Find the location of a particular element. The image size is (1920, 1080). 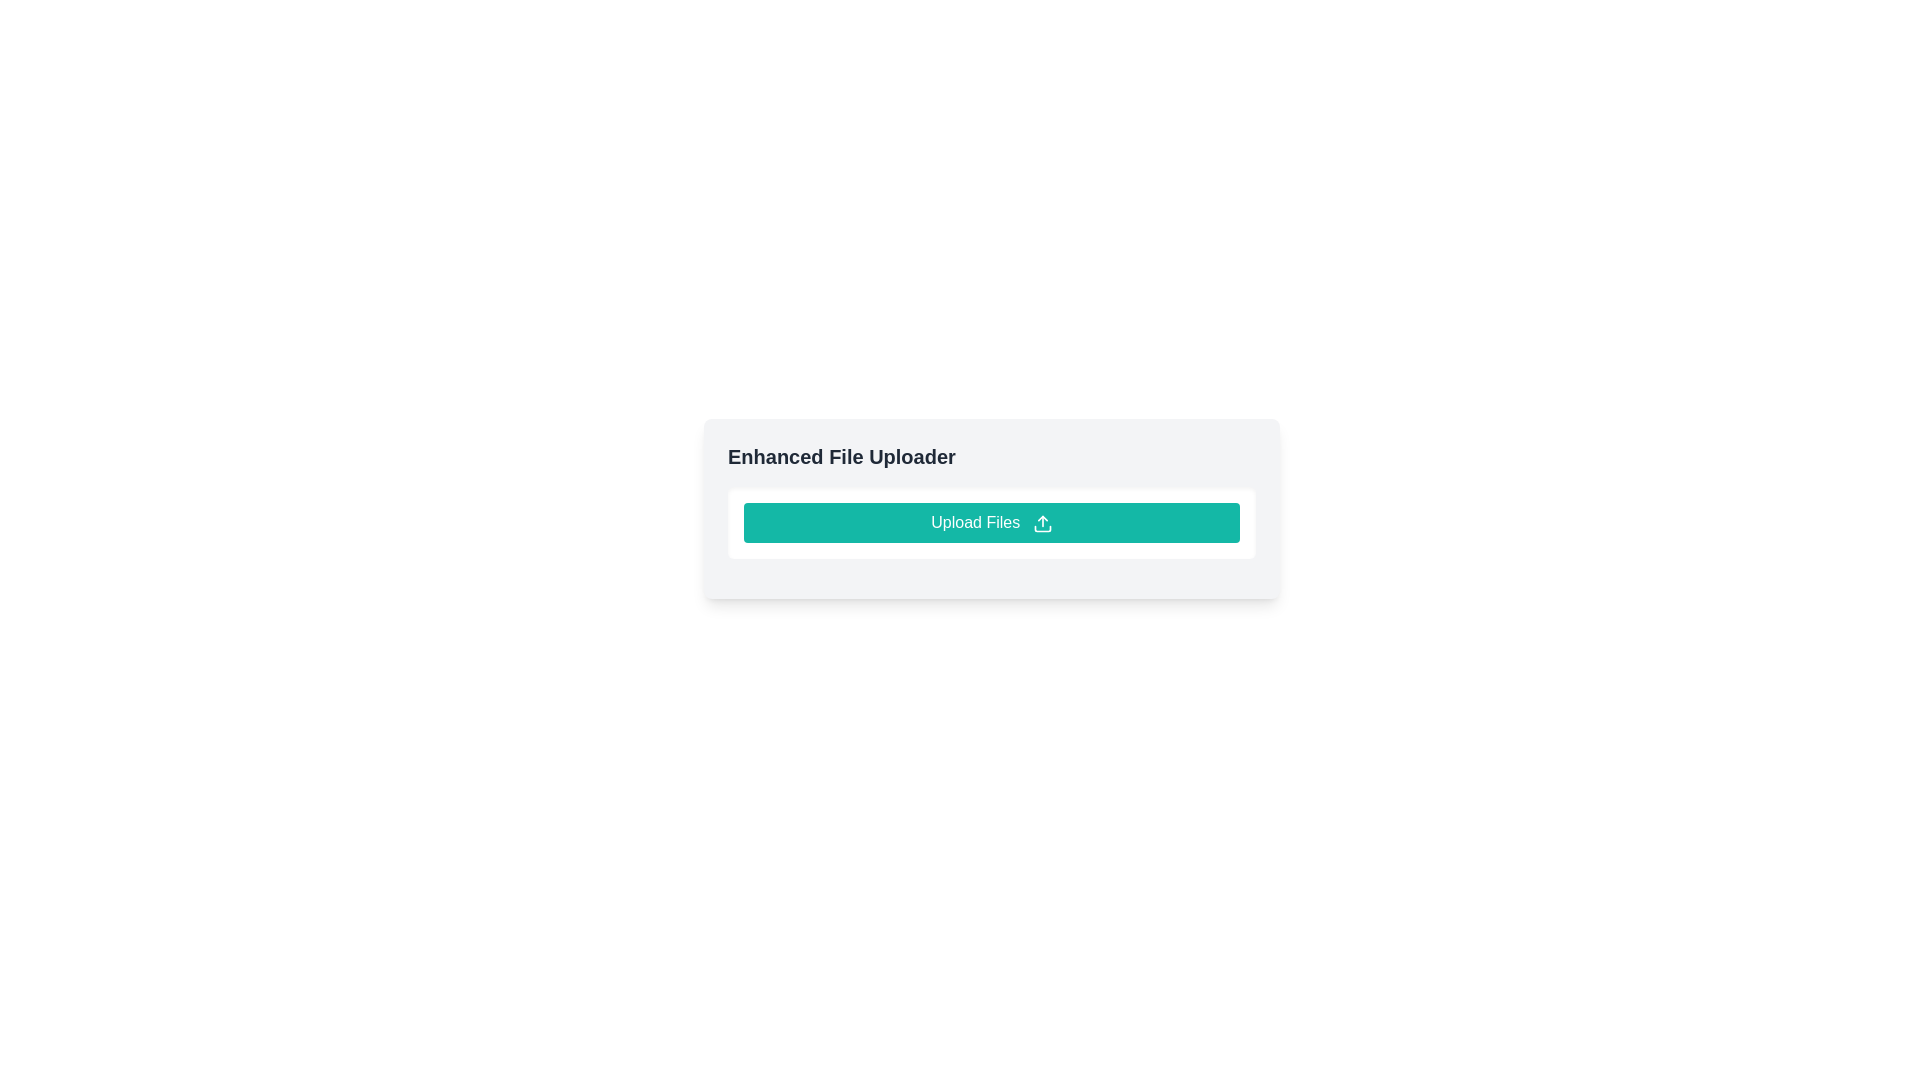

the 'Upload Files' button with a teal background and rounded corners is located at coordinates (992, 522).